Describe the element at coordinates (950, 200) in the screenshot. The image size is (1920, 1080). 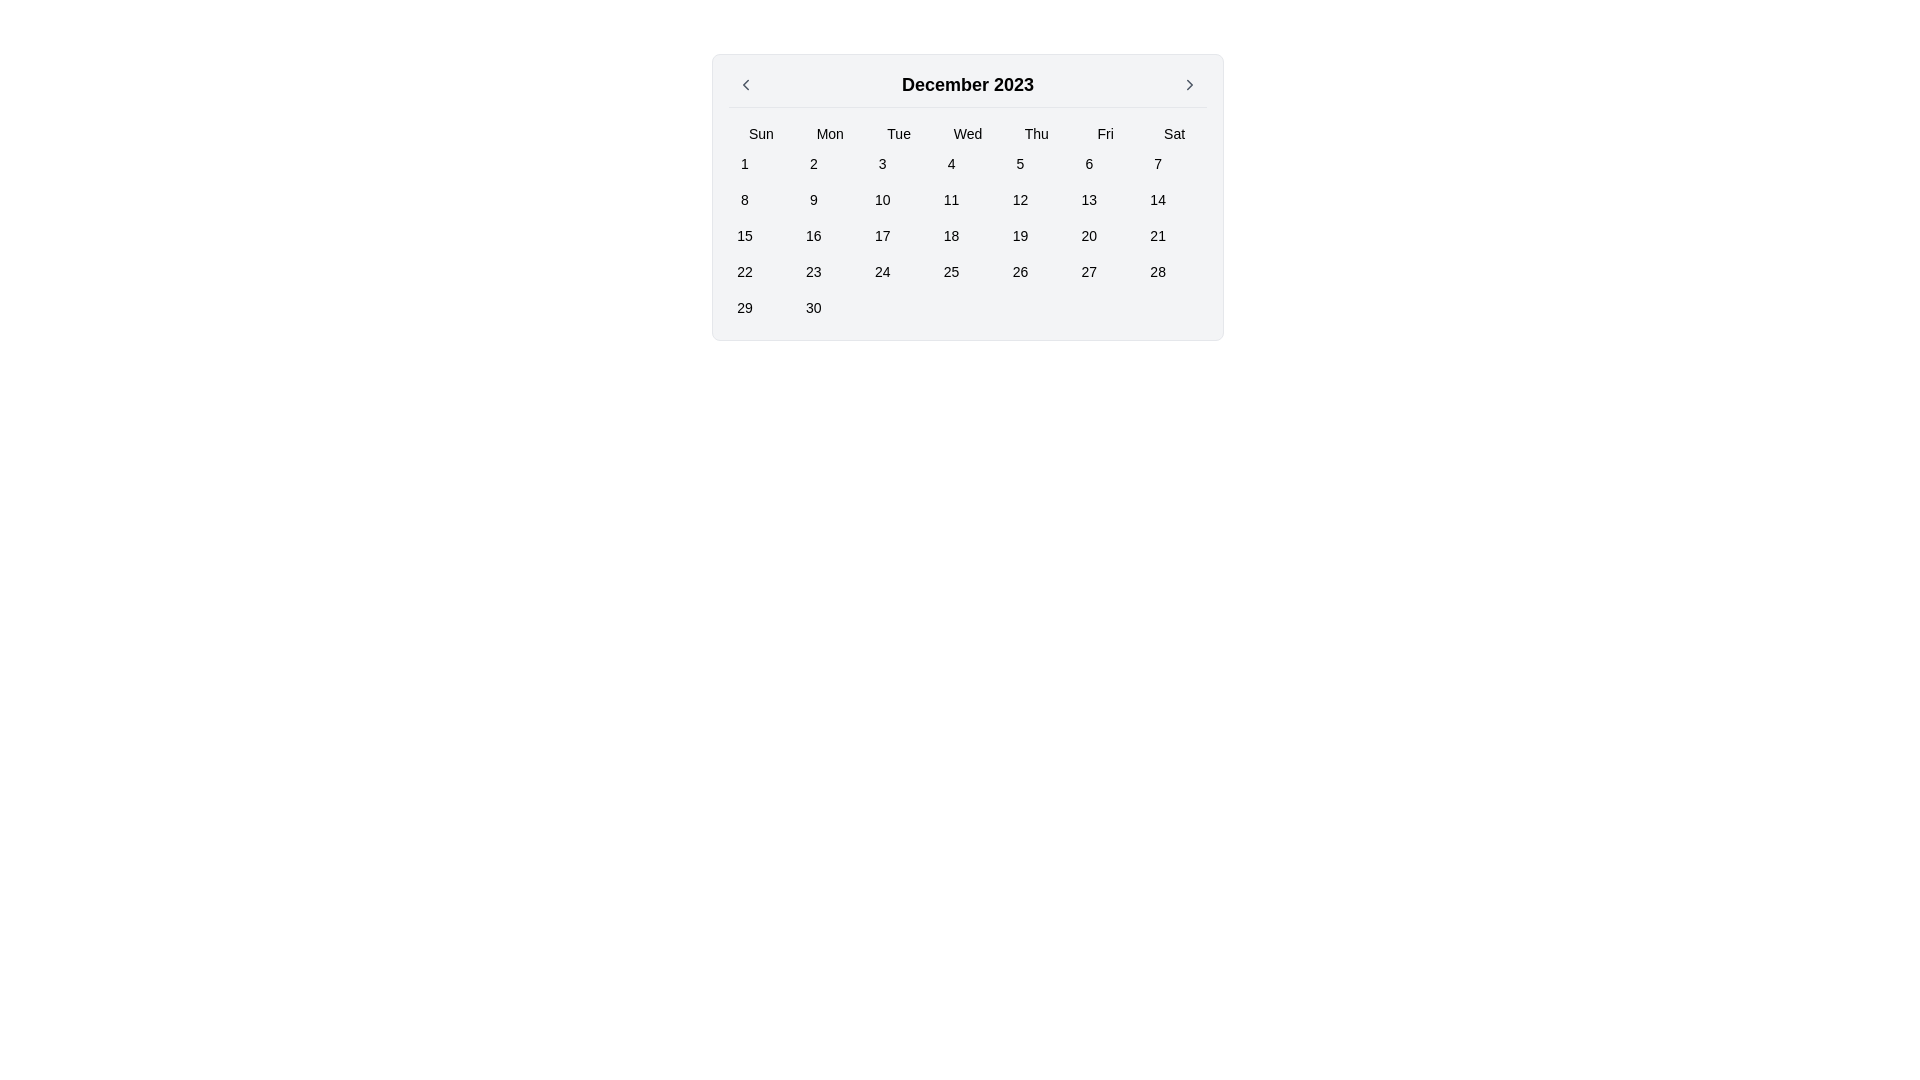
I see `the selectable day '11' button in the calendar interface` at that location.